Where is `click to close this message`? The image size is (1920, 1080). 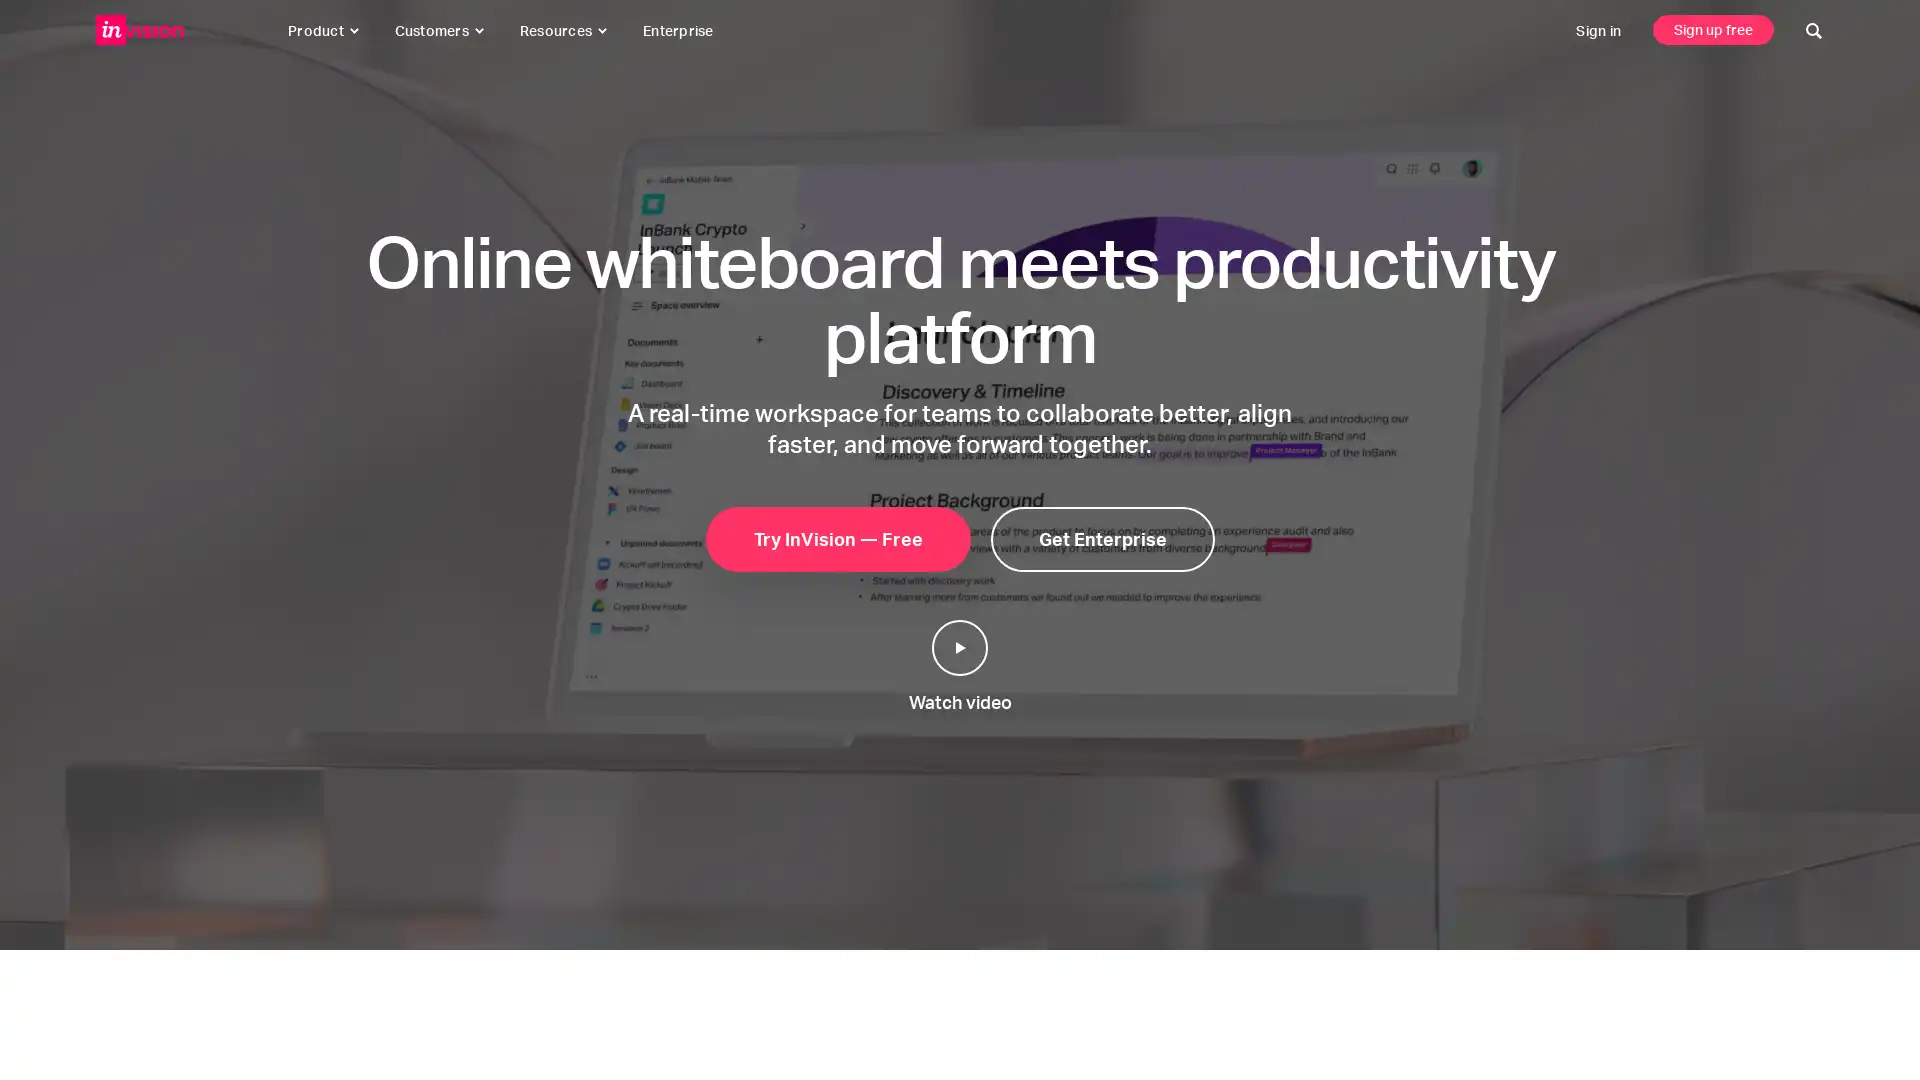 click to close this message is located at coordinates (1811, 973).